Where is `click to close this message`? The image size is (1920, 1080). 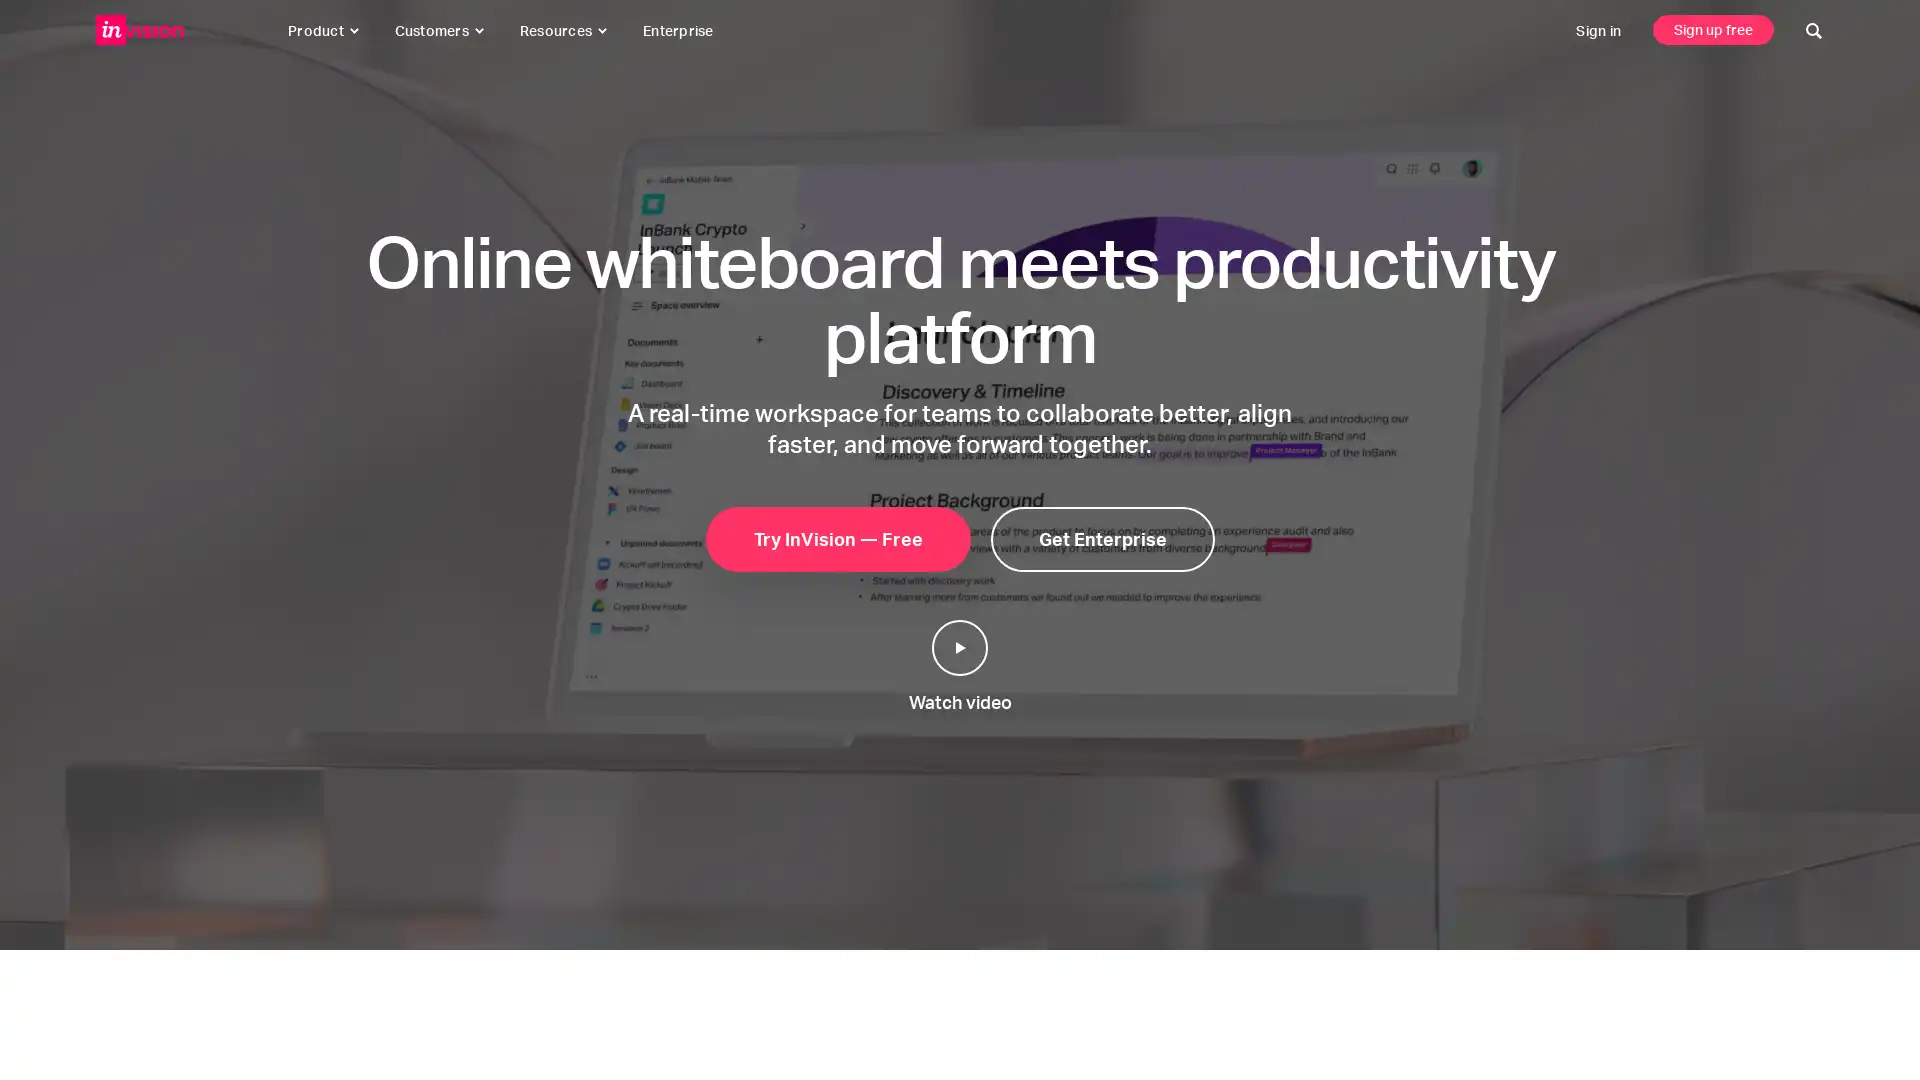 click to close this message is located at coordinates (1811, 973).